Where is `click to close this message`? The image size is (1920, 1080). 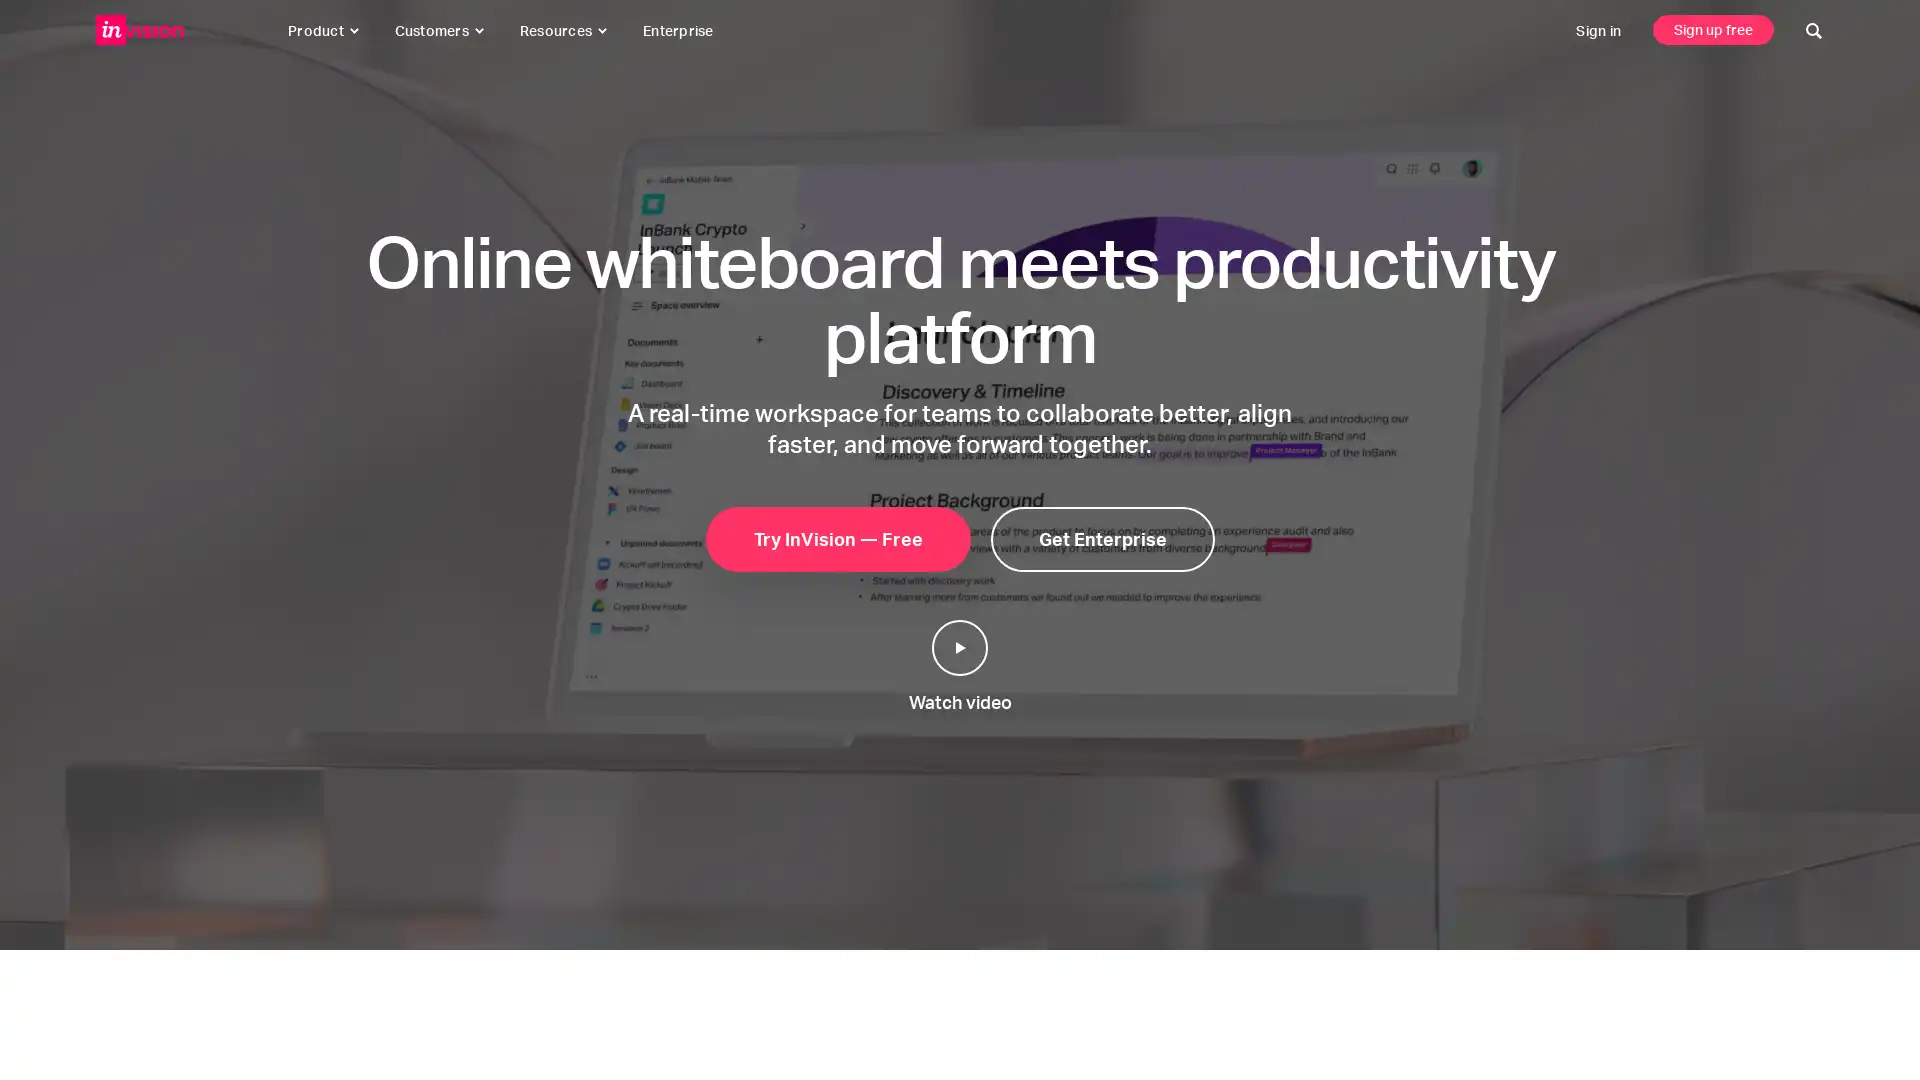 click to close this message is located at coordinates (1811, 973).